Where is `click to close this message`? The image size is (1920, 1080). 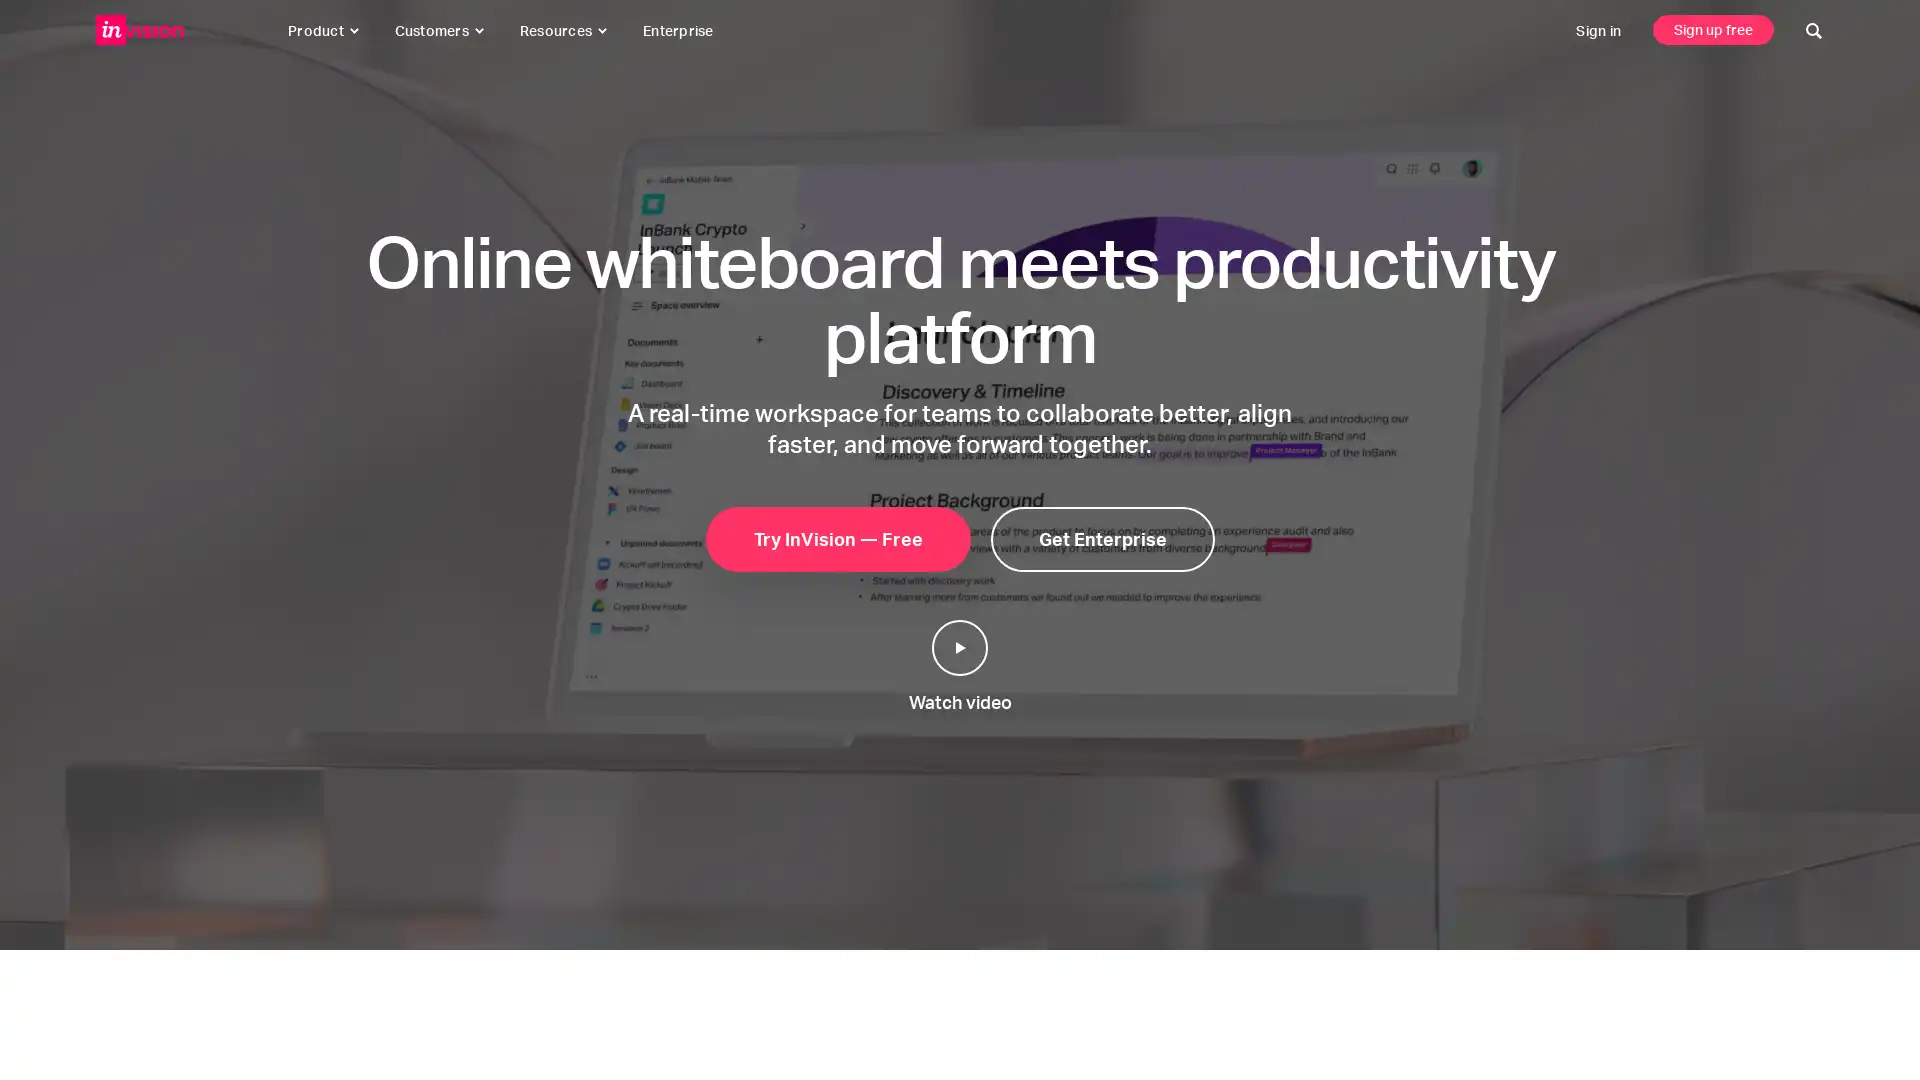 click to close this message is located at coordinates (1811, 973).